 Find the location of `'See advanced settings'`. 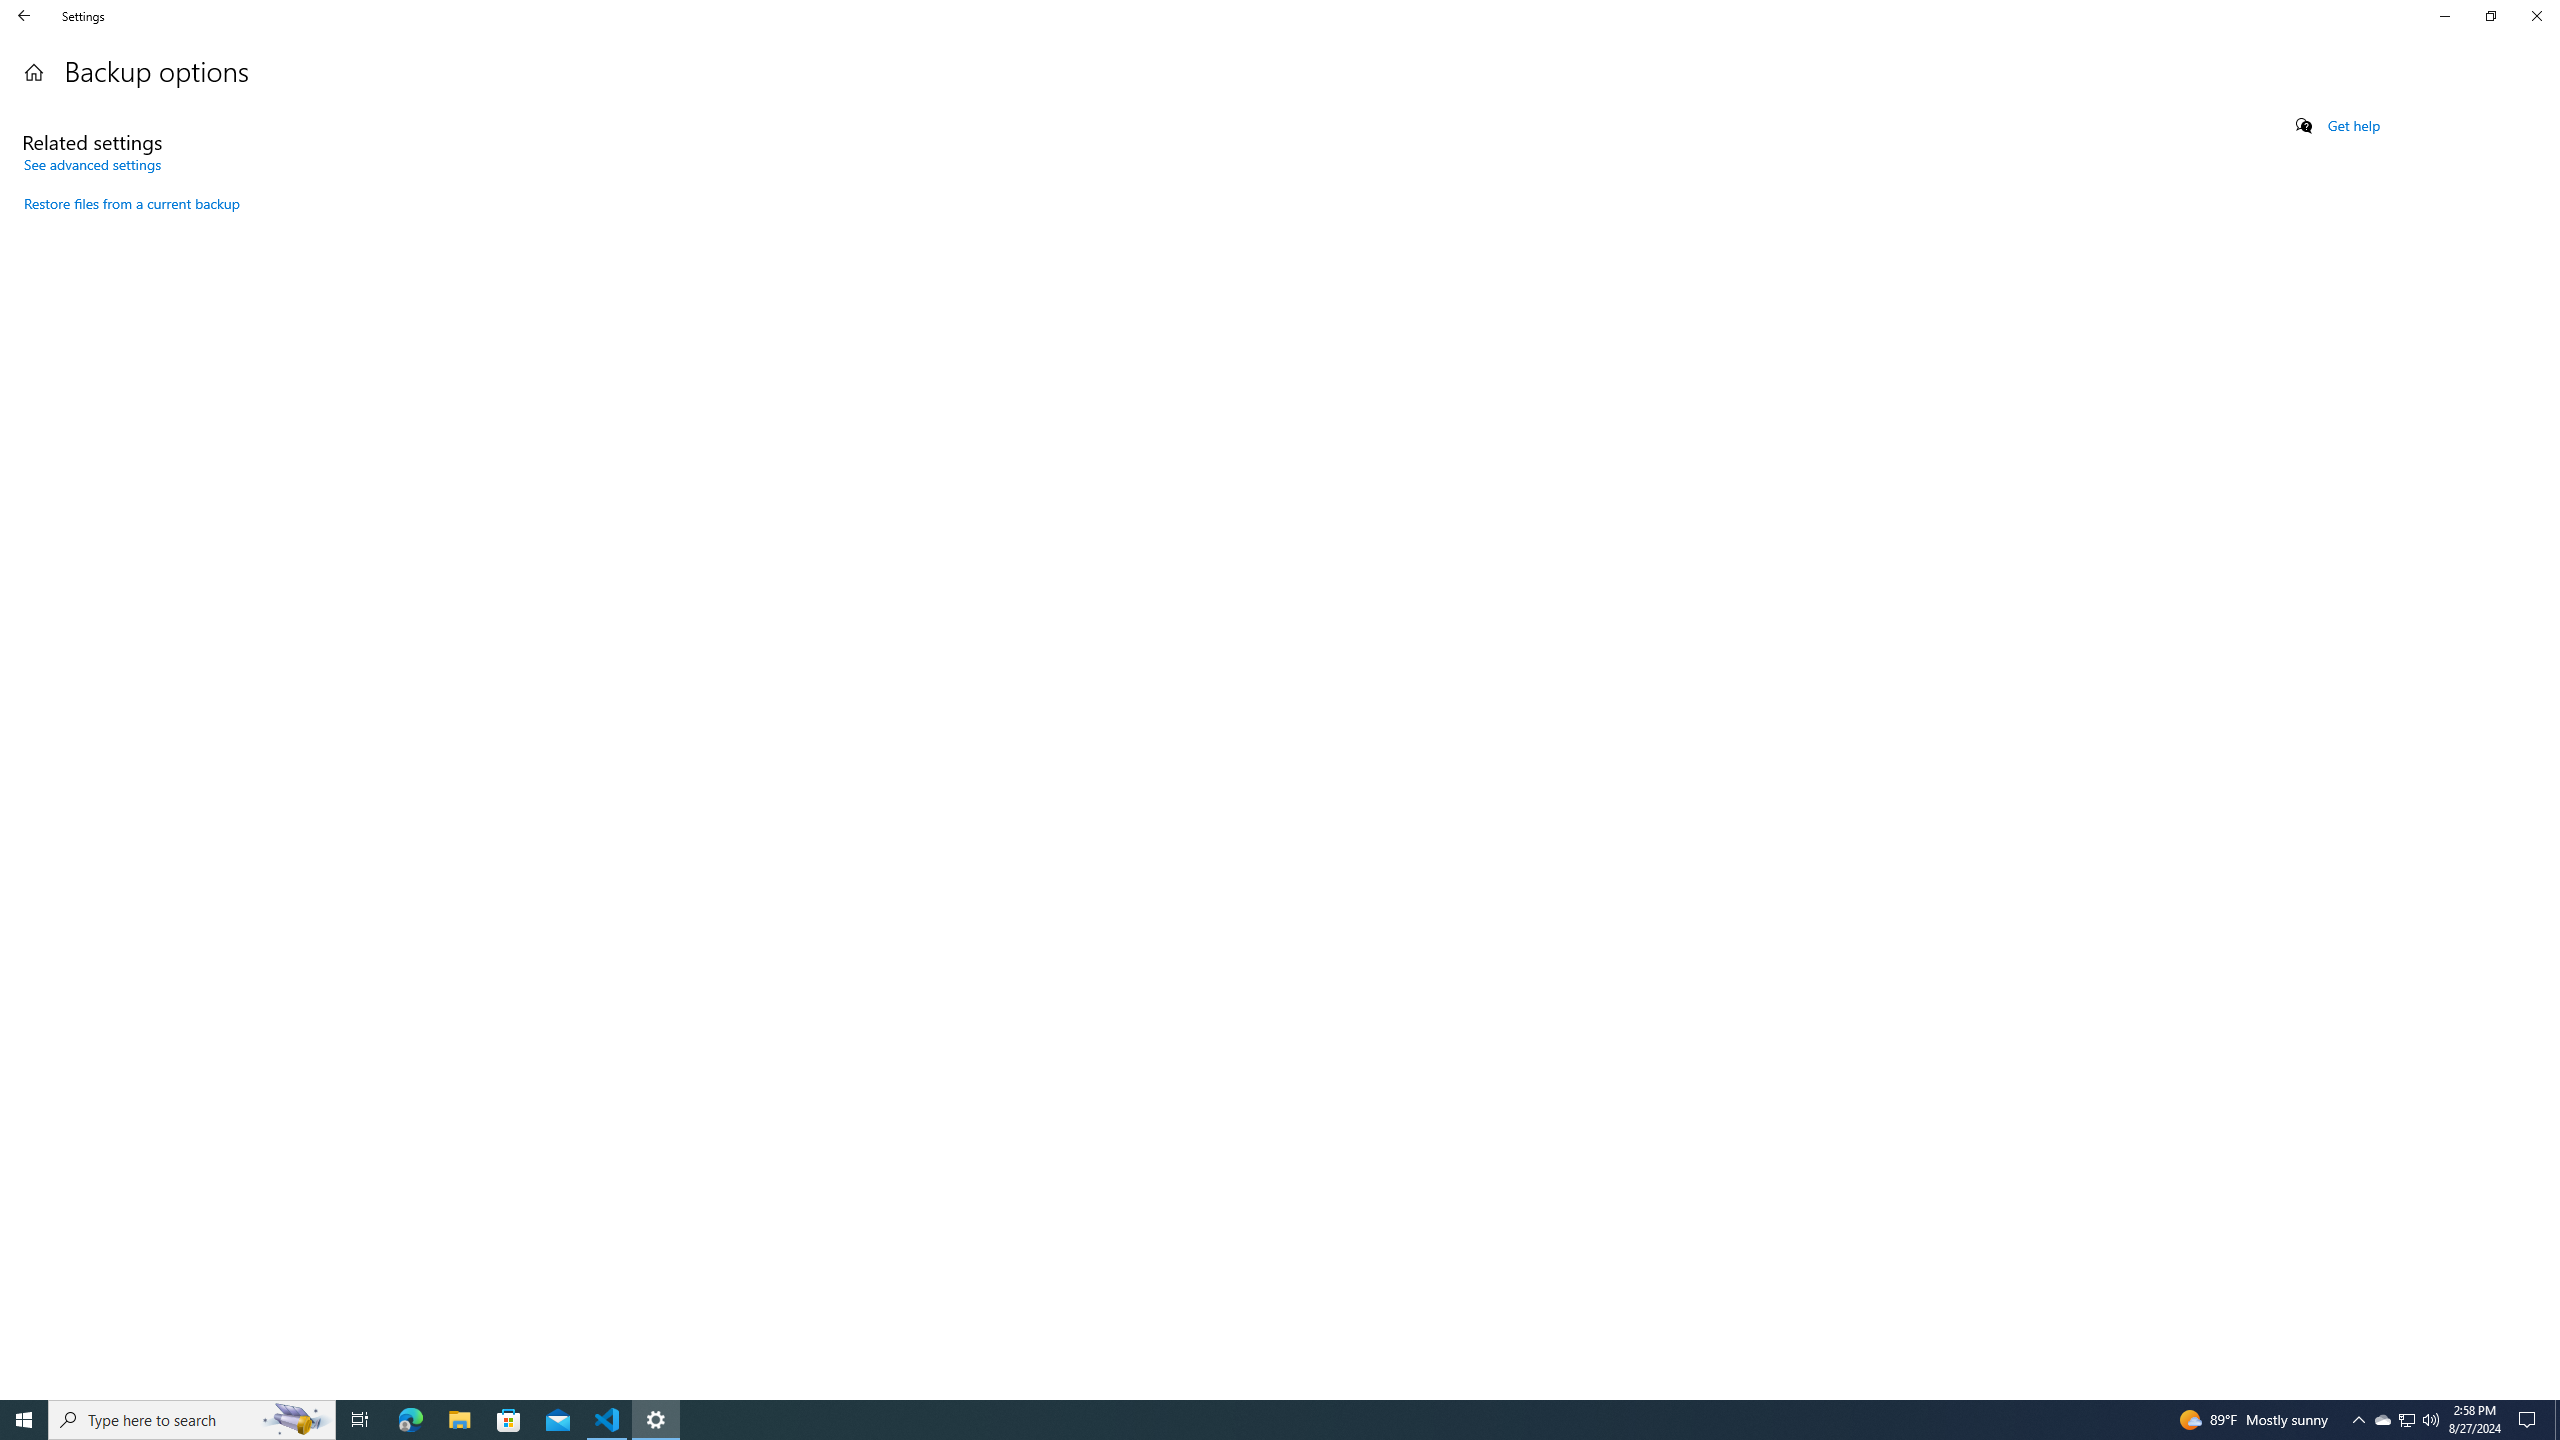

'See advanced settings' is located at coordinates (91, 164).